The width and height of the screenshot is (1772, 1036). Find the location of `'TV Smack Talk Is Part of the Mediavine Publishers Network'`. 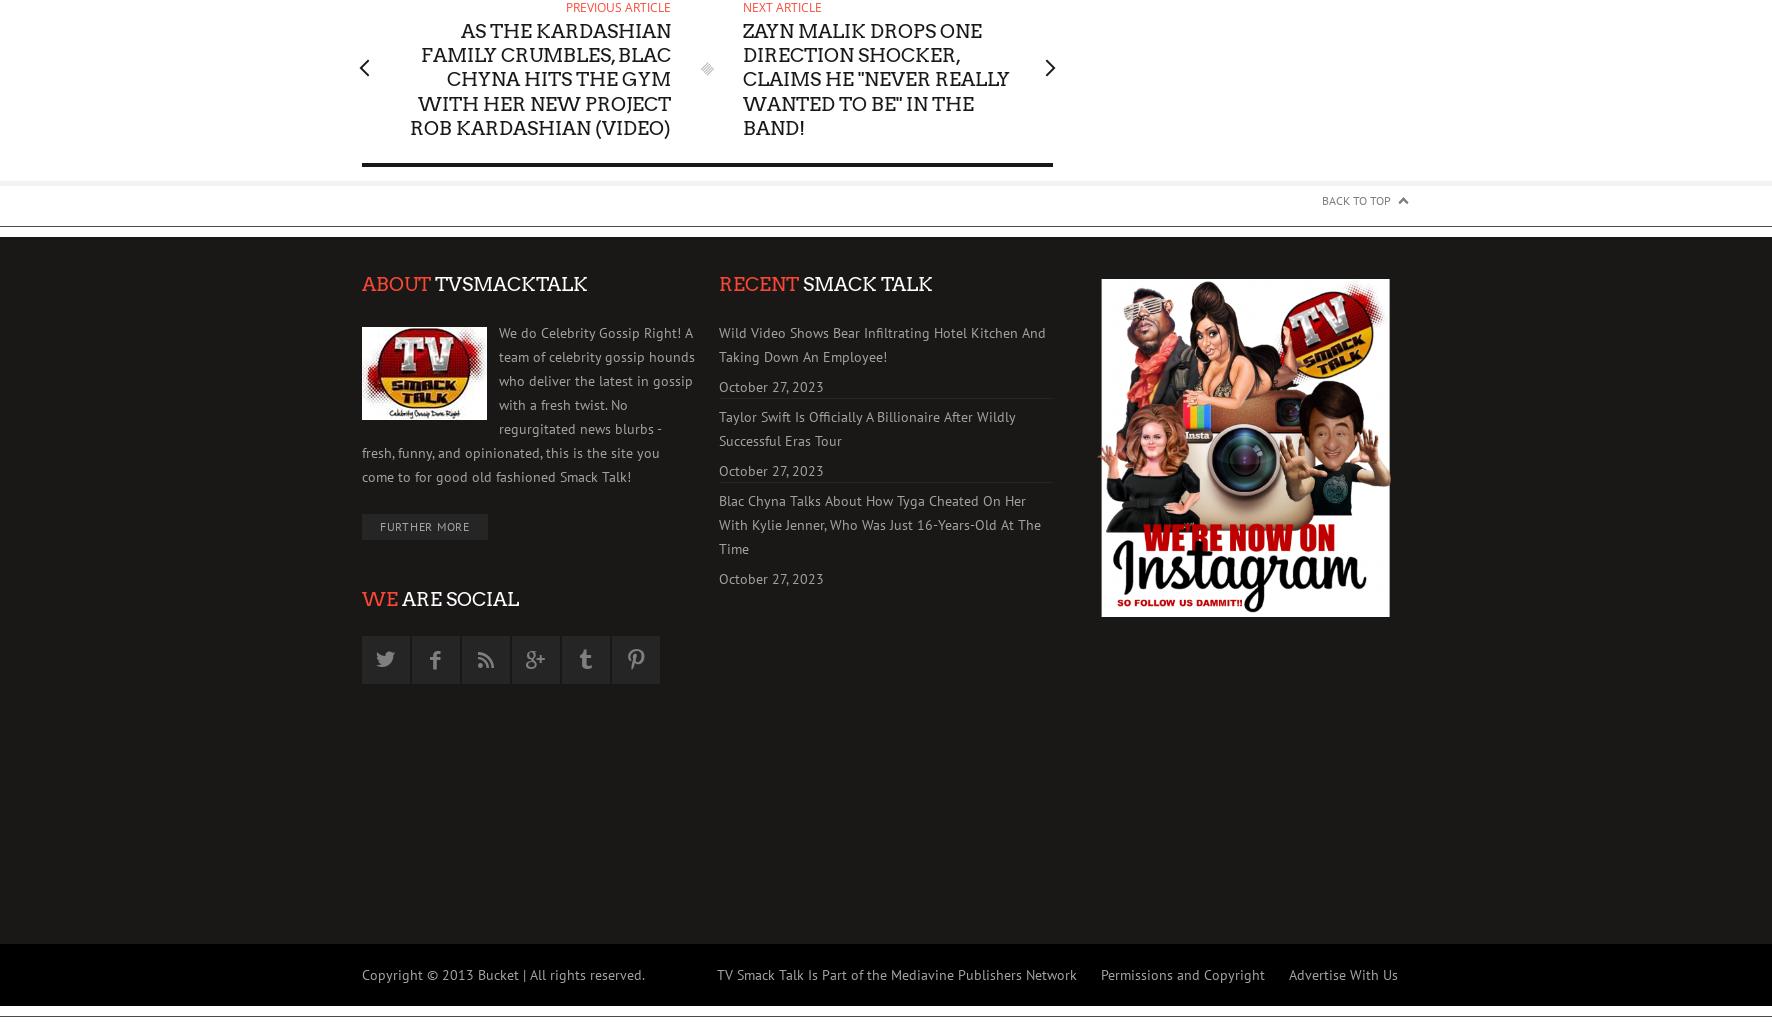

'TV Smack Talk Is Part of the Mediavine Publishers Network' is located at coordinates (895, 974).